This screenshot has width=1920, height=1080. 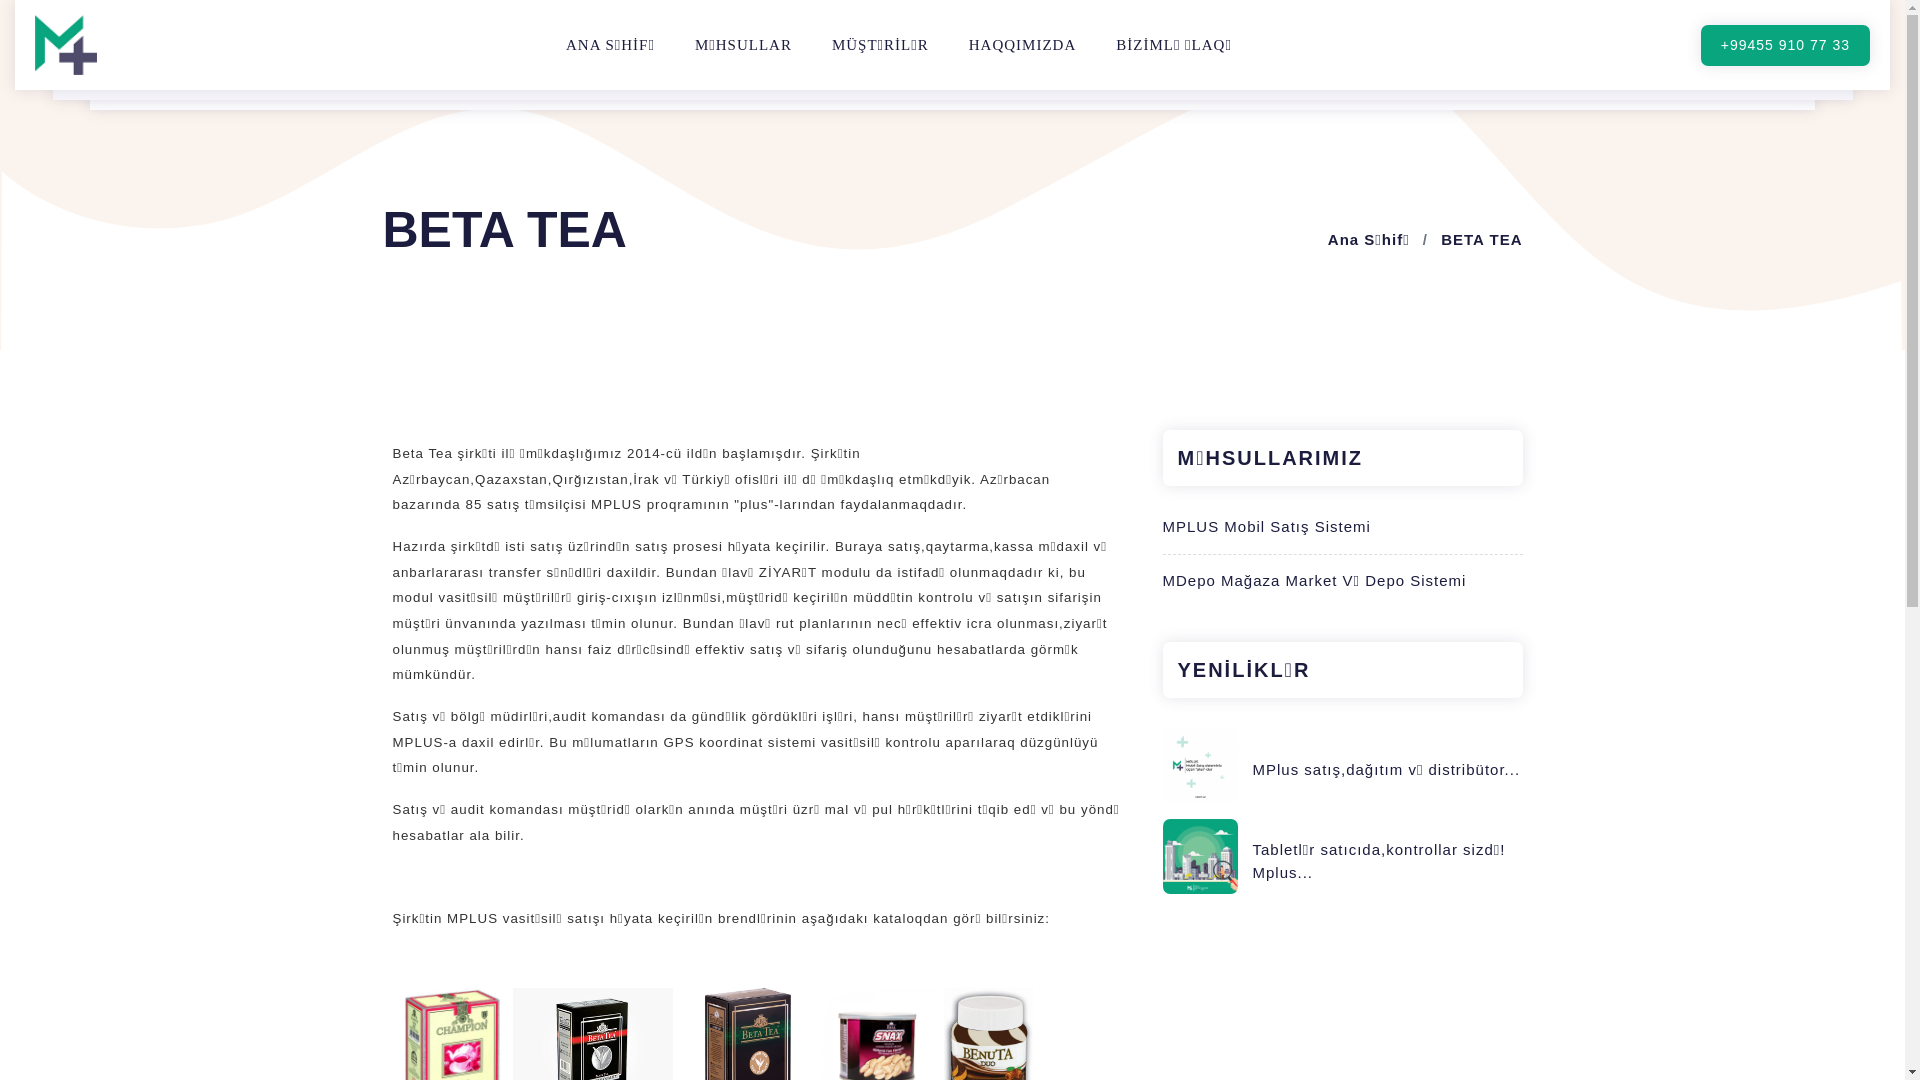 I want to click on 'BETA TEA', so click(x=1440, y=238).